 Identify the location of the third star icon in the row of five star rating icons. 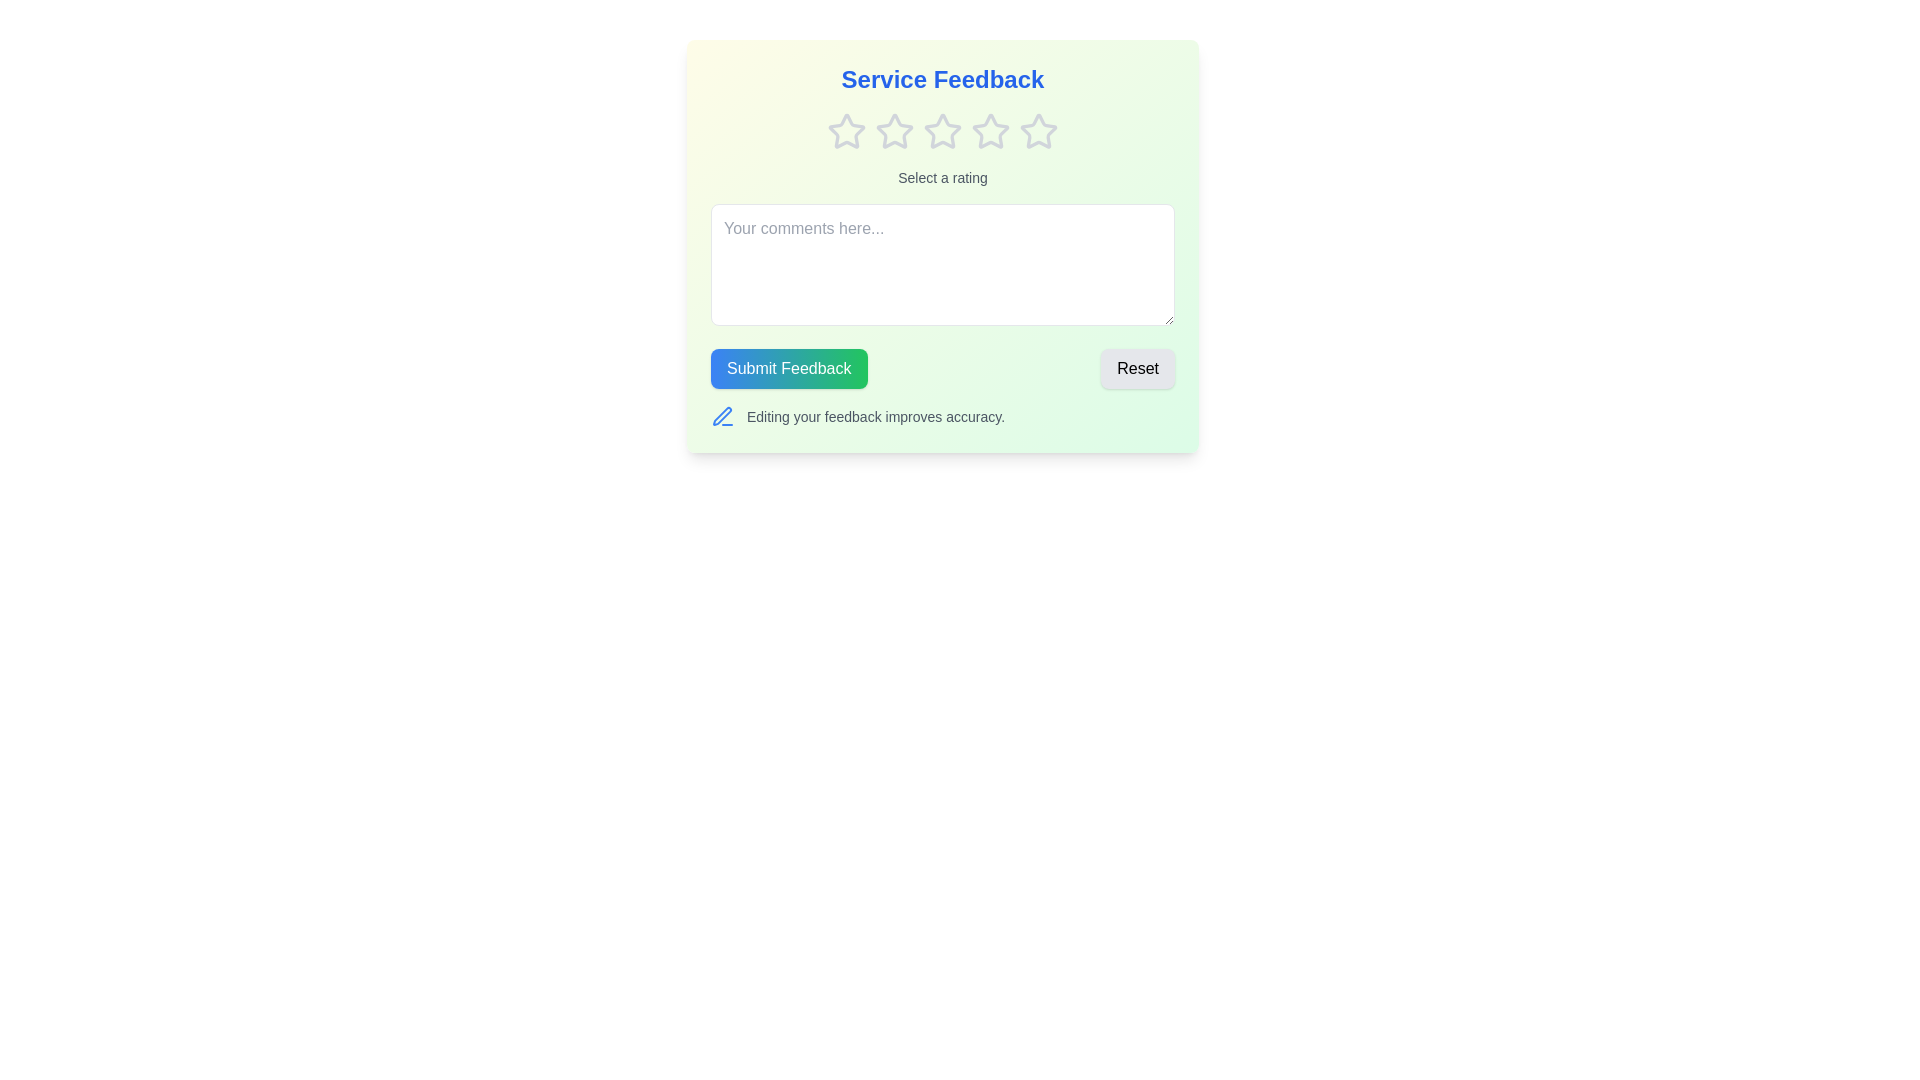
(941, 131).